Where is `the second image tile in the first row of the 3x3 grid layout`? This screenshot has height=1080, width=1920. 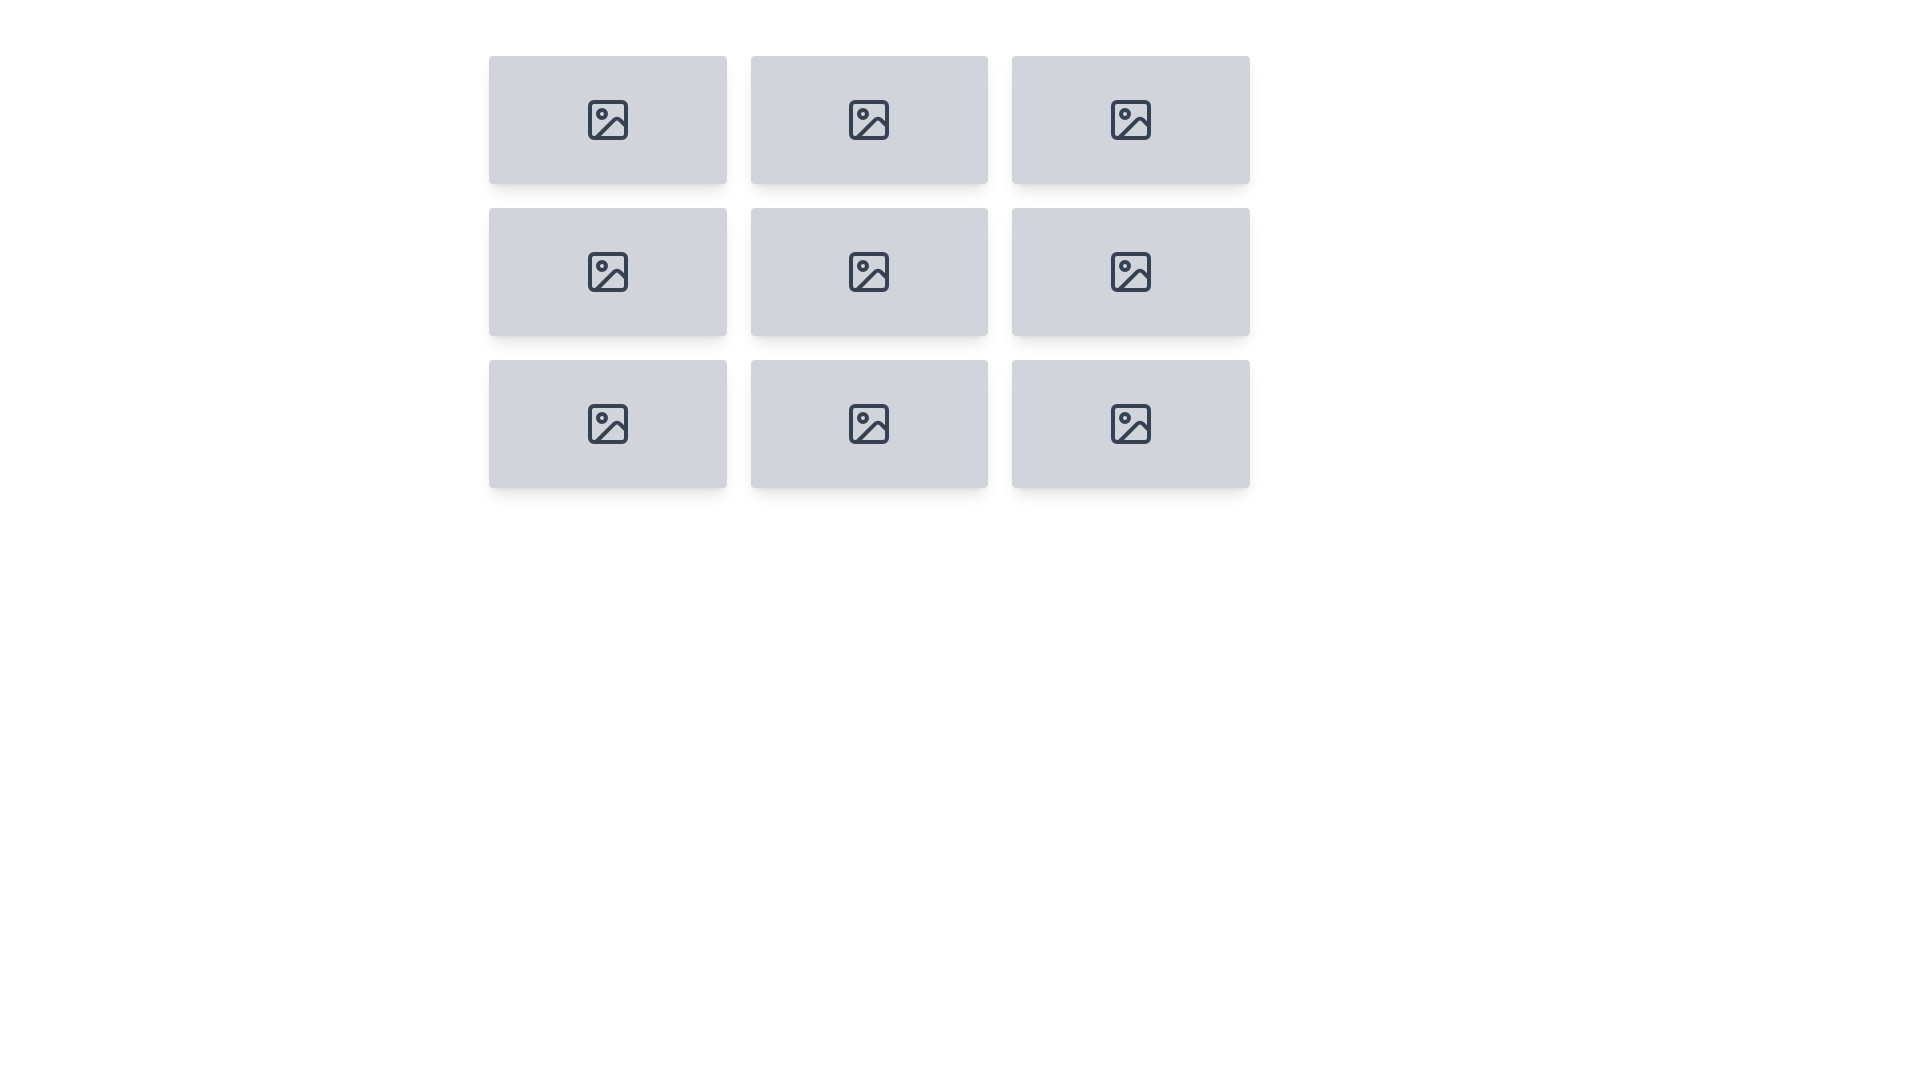 the second image tile in the first row of the 3x3 grid layout is located at coordinates (869, 119).